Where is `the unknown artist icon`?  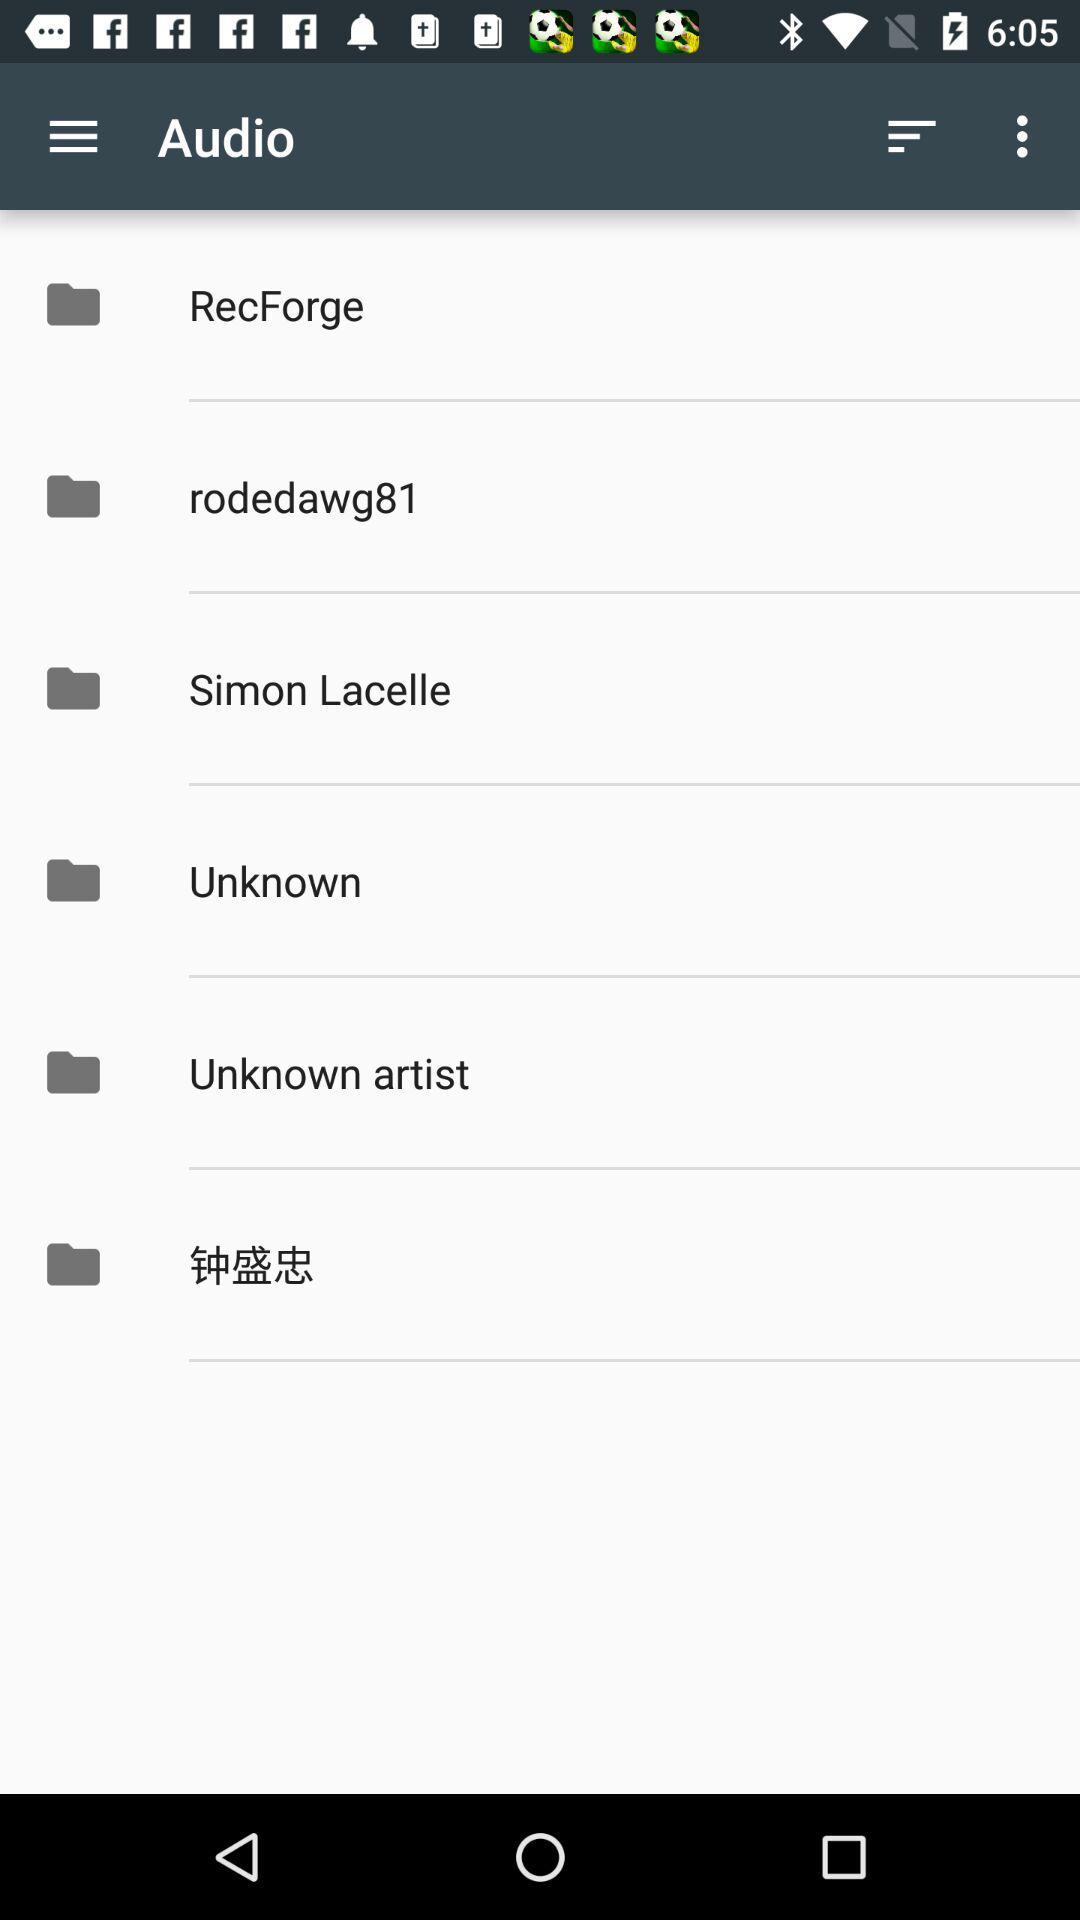
the unknown artist icon is located at coordinates (612, 1071).